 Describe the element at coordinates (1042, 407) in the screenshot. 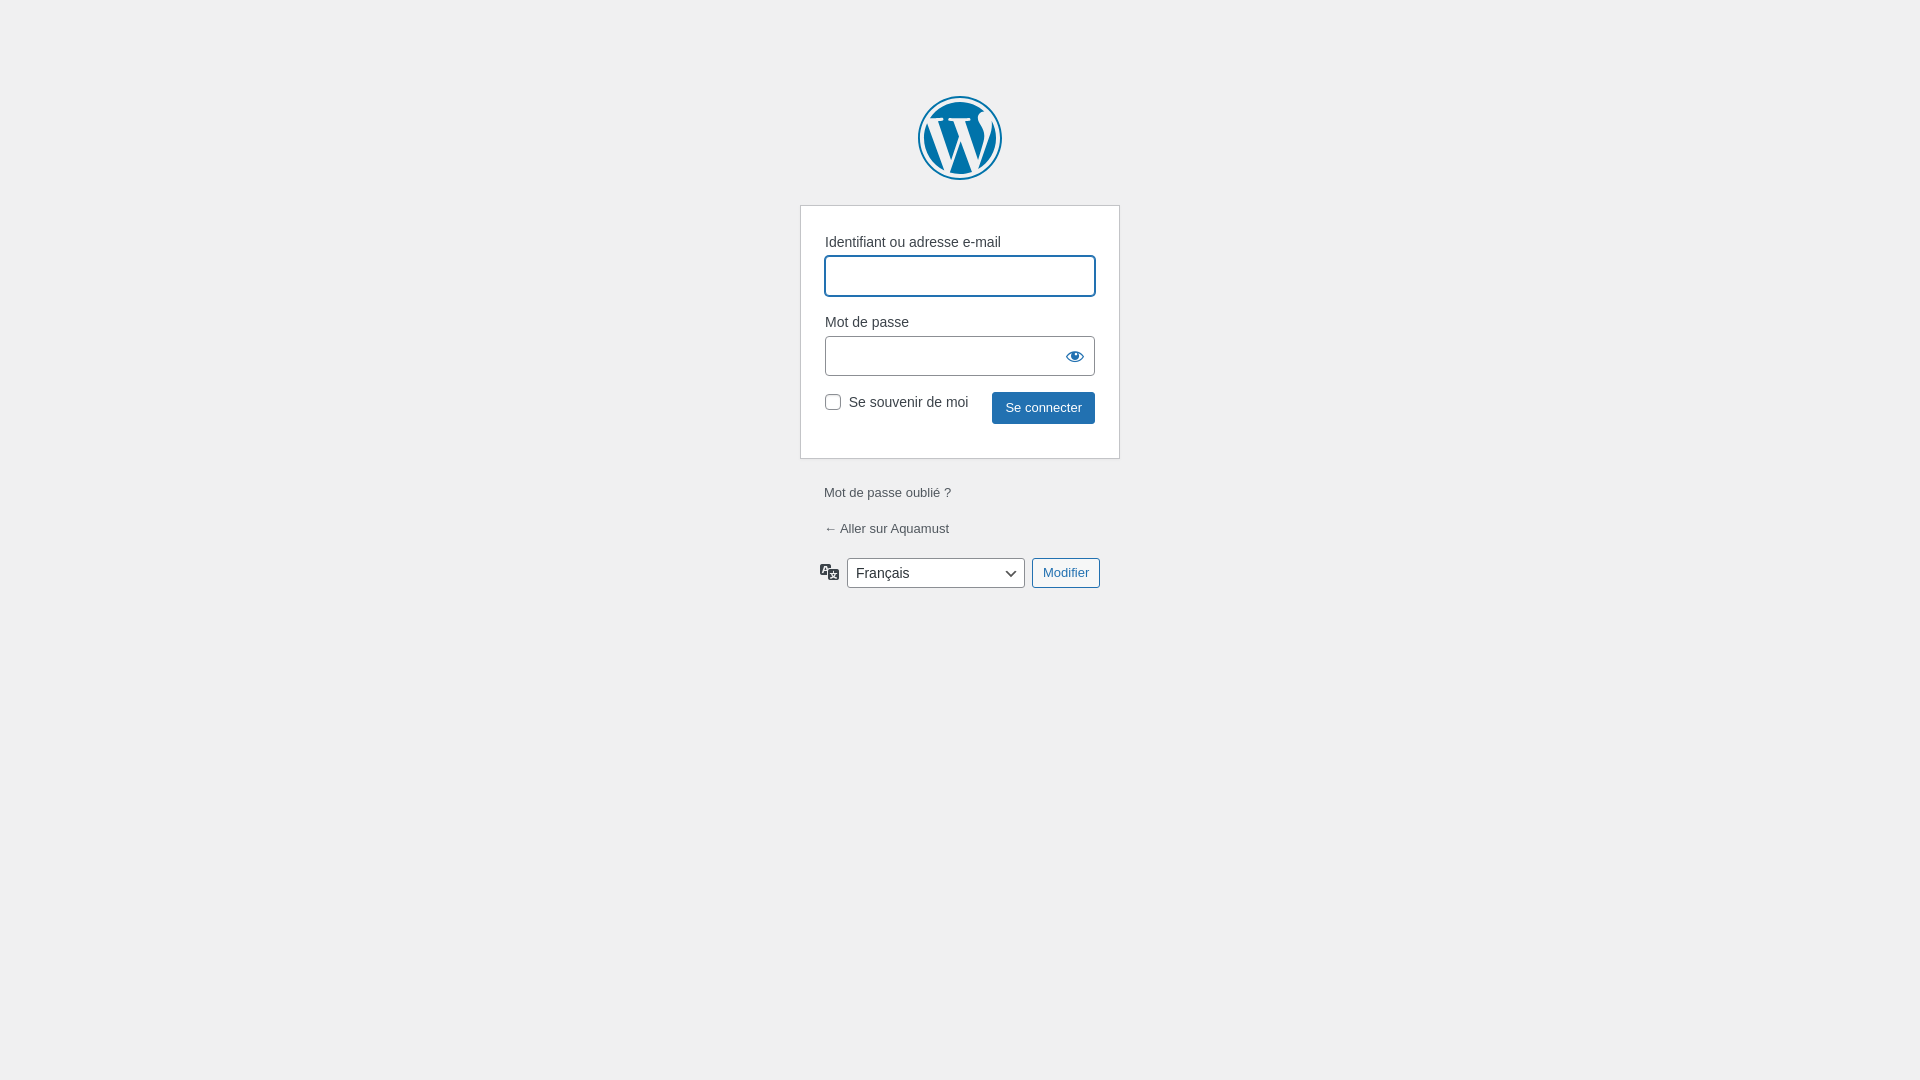

I see `'Se connecter'` at that location.